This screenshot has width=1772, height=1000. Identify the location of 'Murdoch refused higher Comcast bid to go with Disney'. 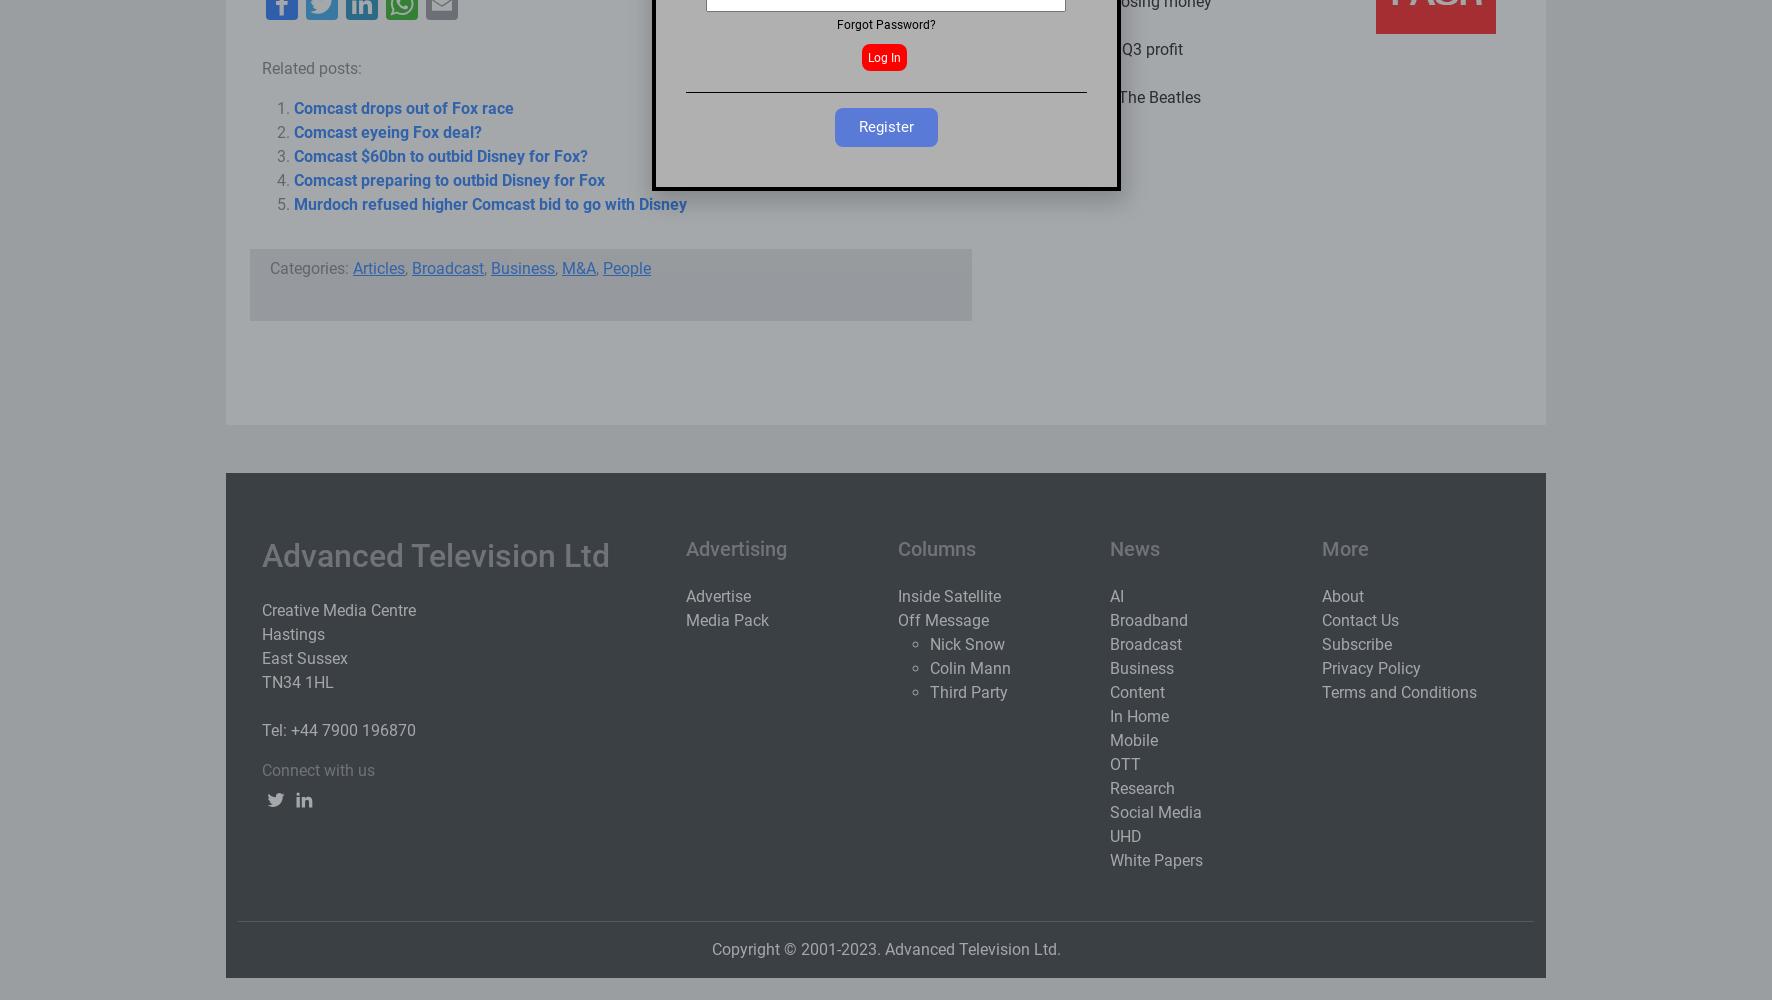
(292, 202).